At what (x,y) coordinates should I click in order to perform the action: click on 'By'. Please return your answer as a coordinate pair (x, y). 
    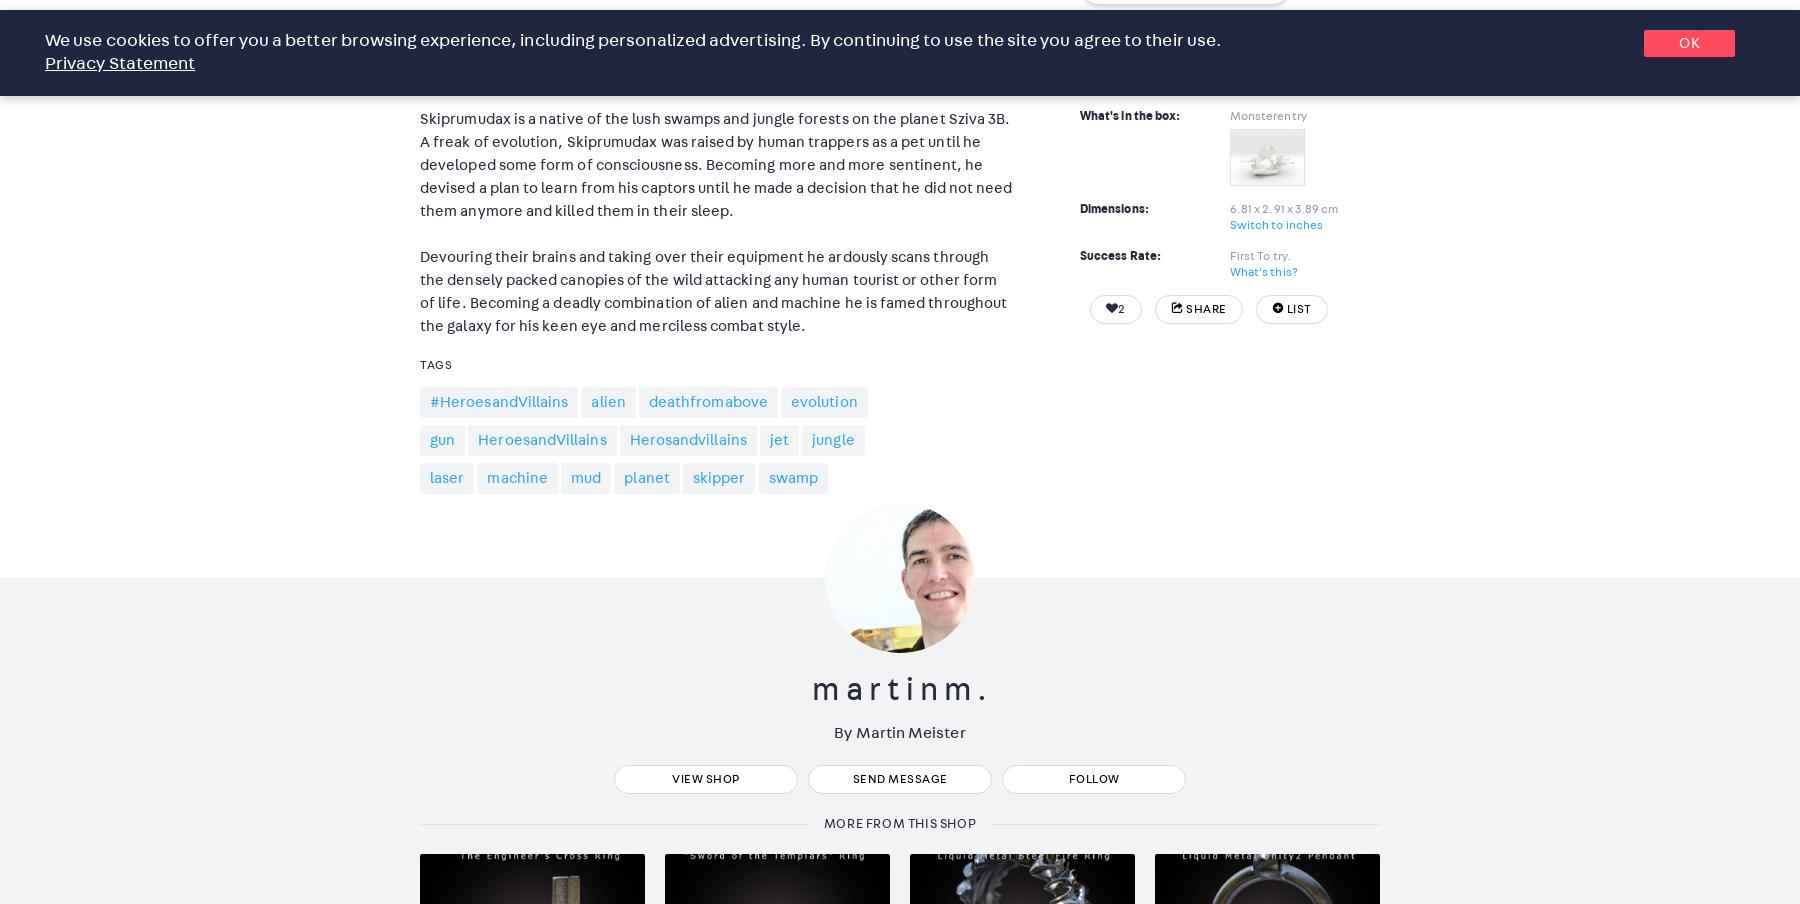
    Looking at the image, I should click on (844, 730).